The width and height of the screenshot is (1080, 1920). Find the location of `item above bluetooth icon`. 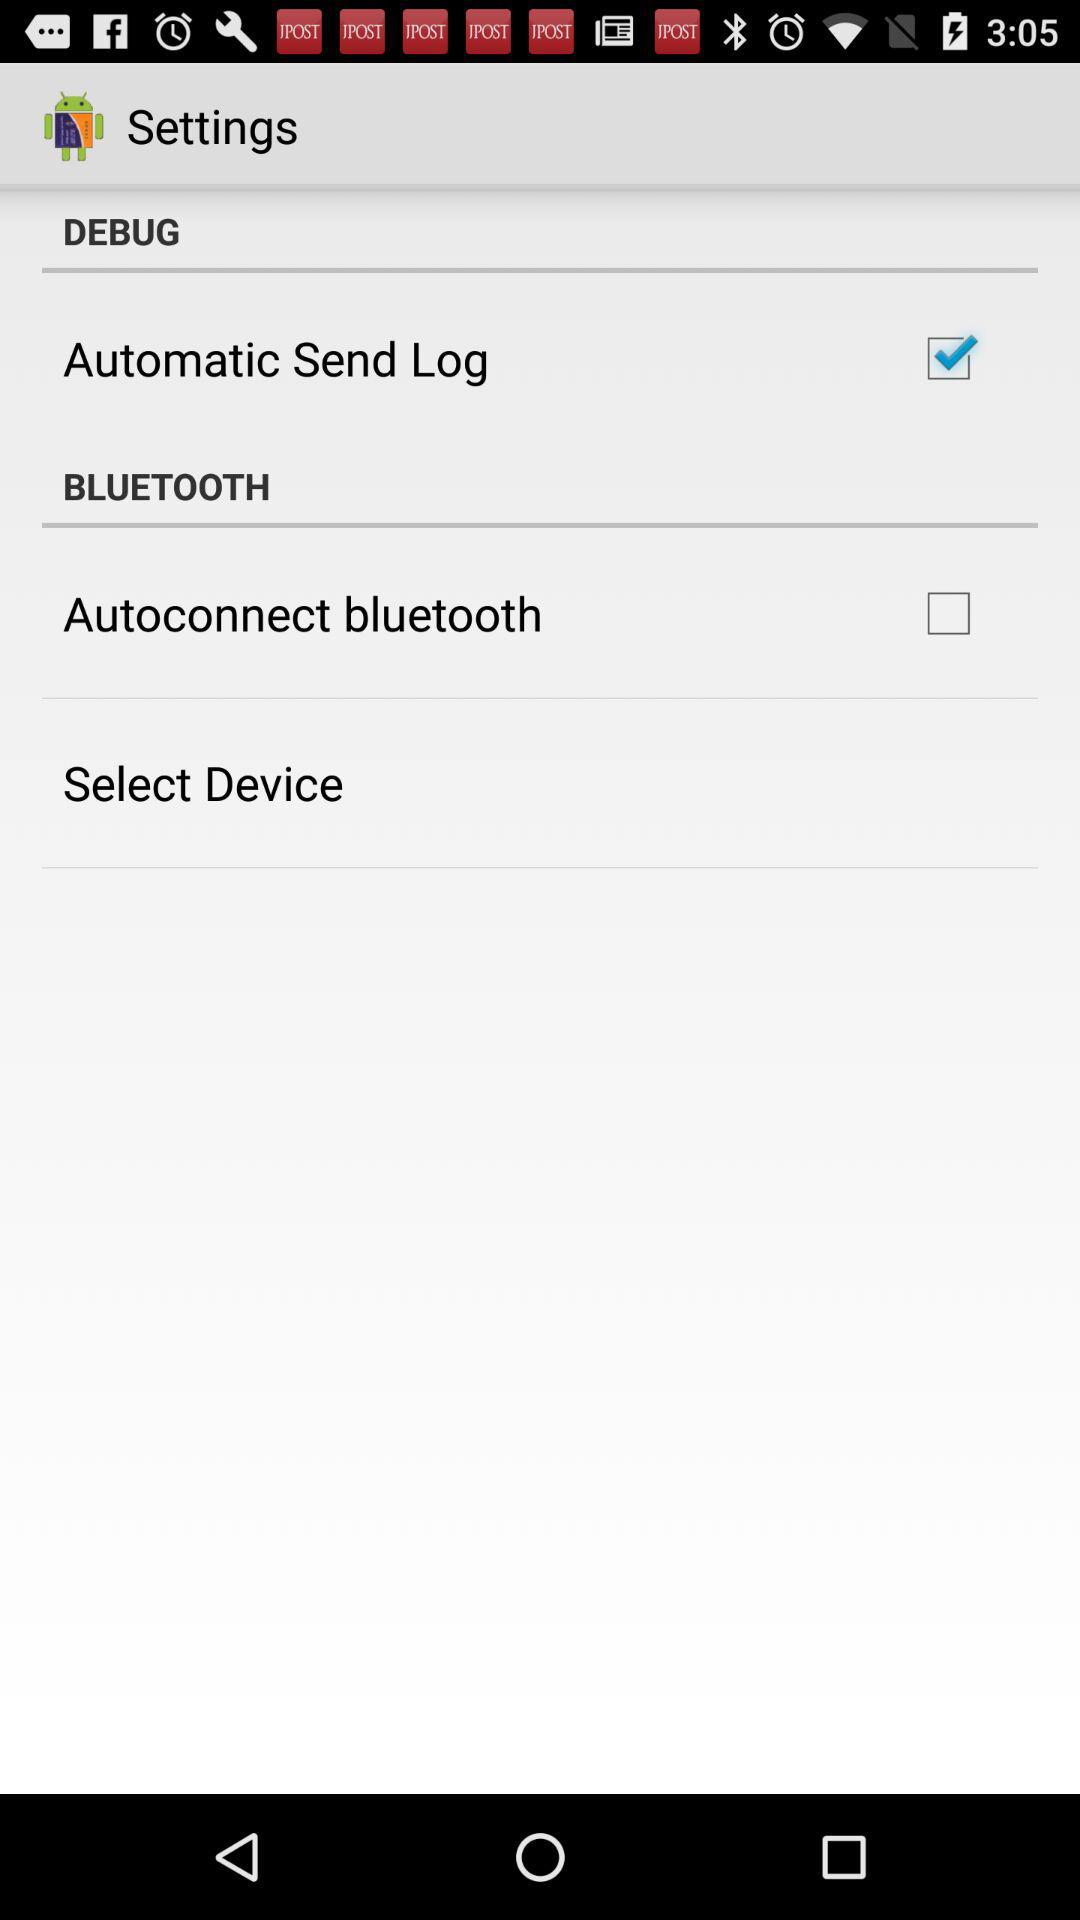

item above bluetooth icon is located at coordinates (276, 358).